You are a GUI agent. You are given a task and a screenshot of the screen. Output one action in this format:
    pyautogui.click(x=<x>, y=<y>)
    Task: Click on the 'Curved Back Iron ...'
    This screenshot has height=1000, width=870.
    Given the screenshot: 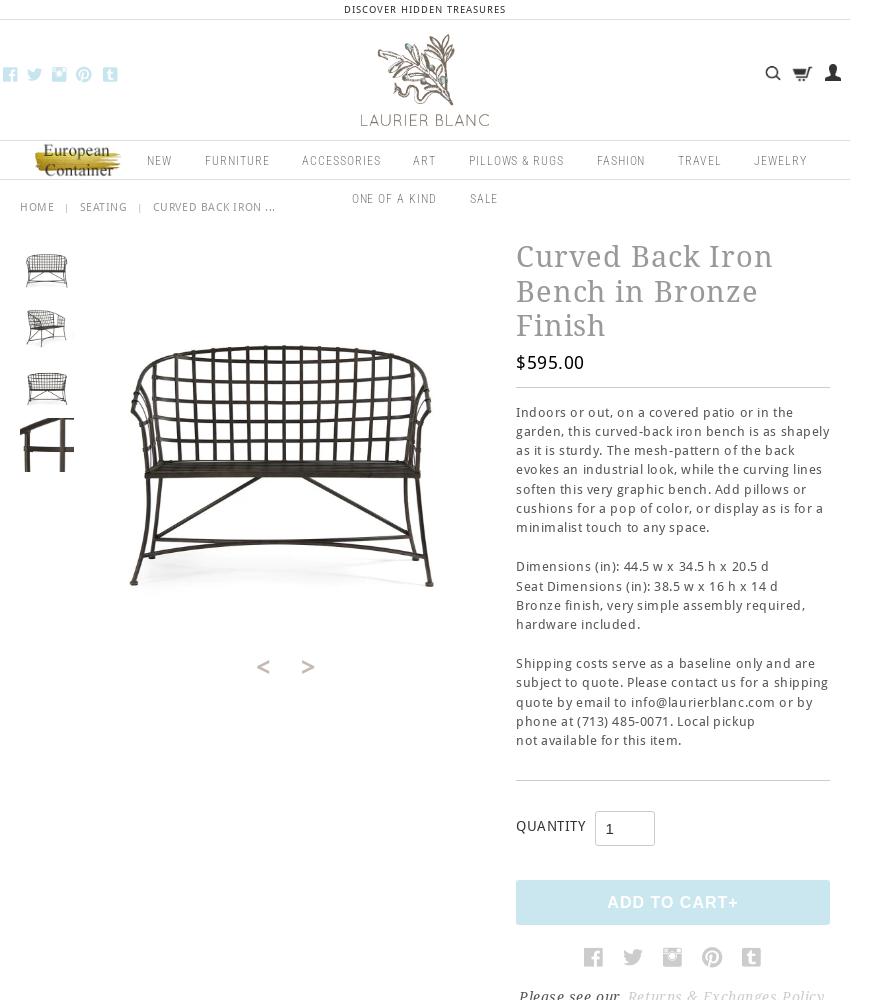 What is the action you would take?
    pyautogui.click(x=212, y=206)
    